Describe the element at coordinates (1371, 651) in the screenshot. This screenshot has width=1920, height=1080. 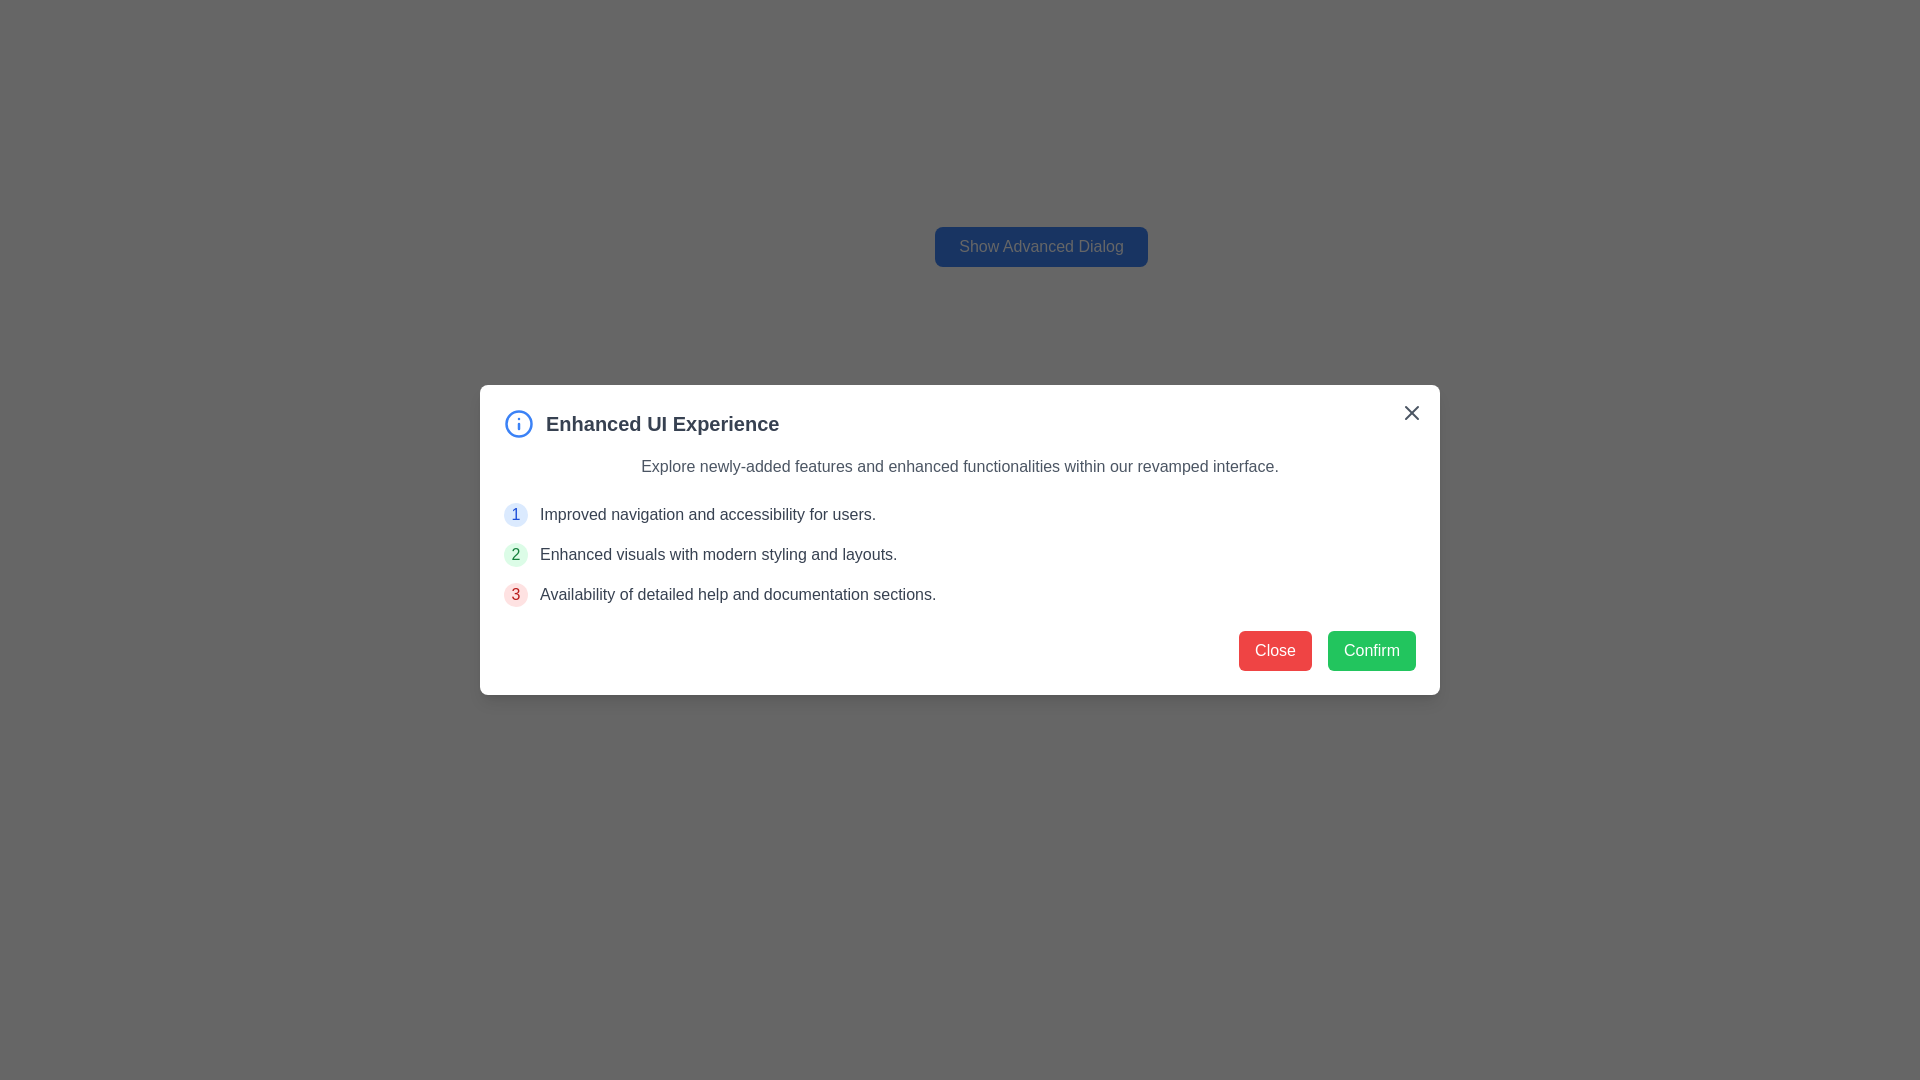
I see `the green 'Confirm' button with white text located in the bottom-right area of the dialog box to confirm the action` at that location.